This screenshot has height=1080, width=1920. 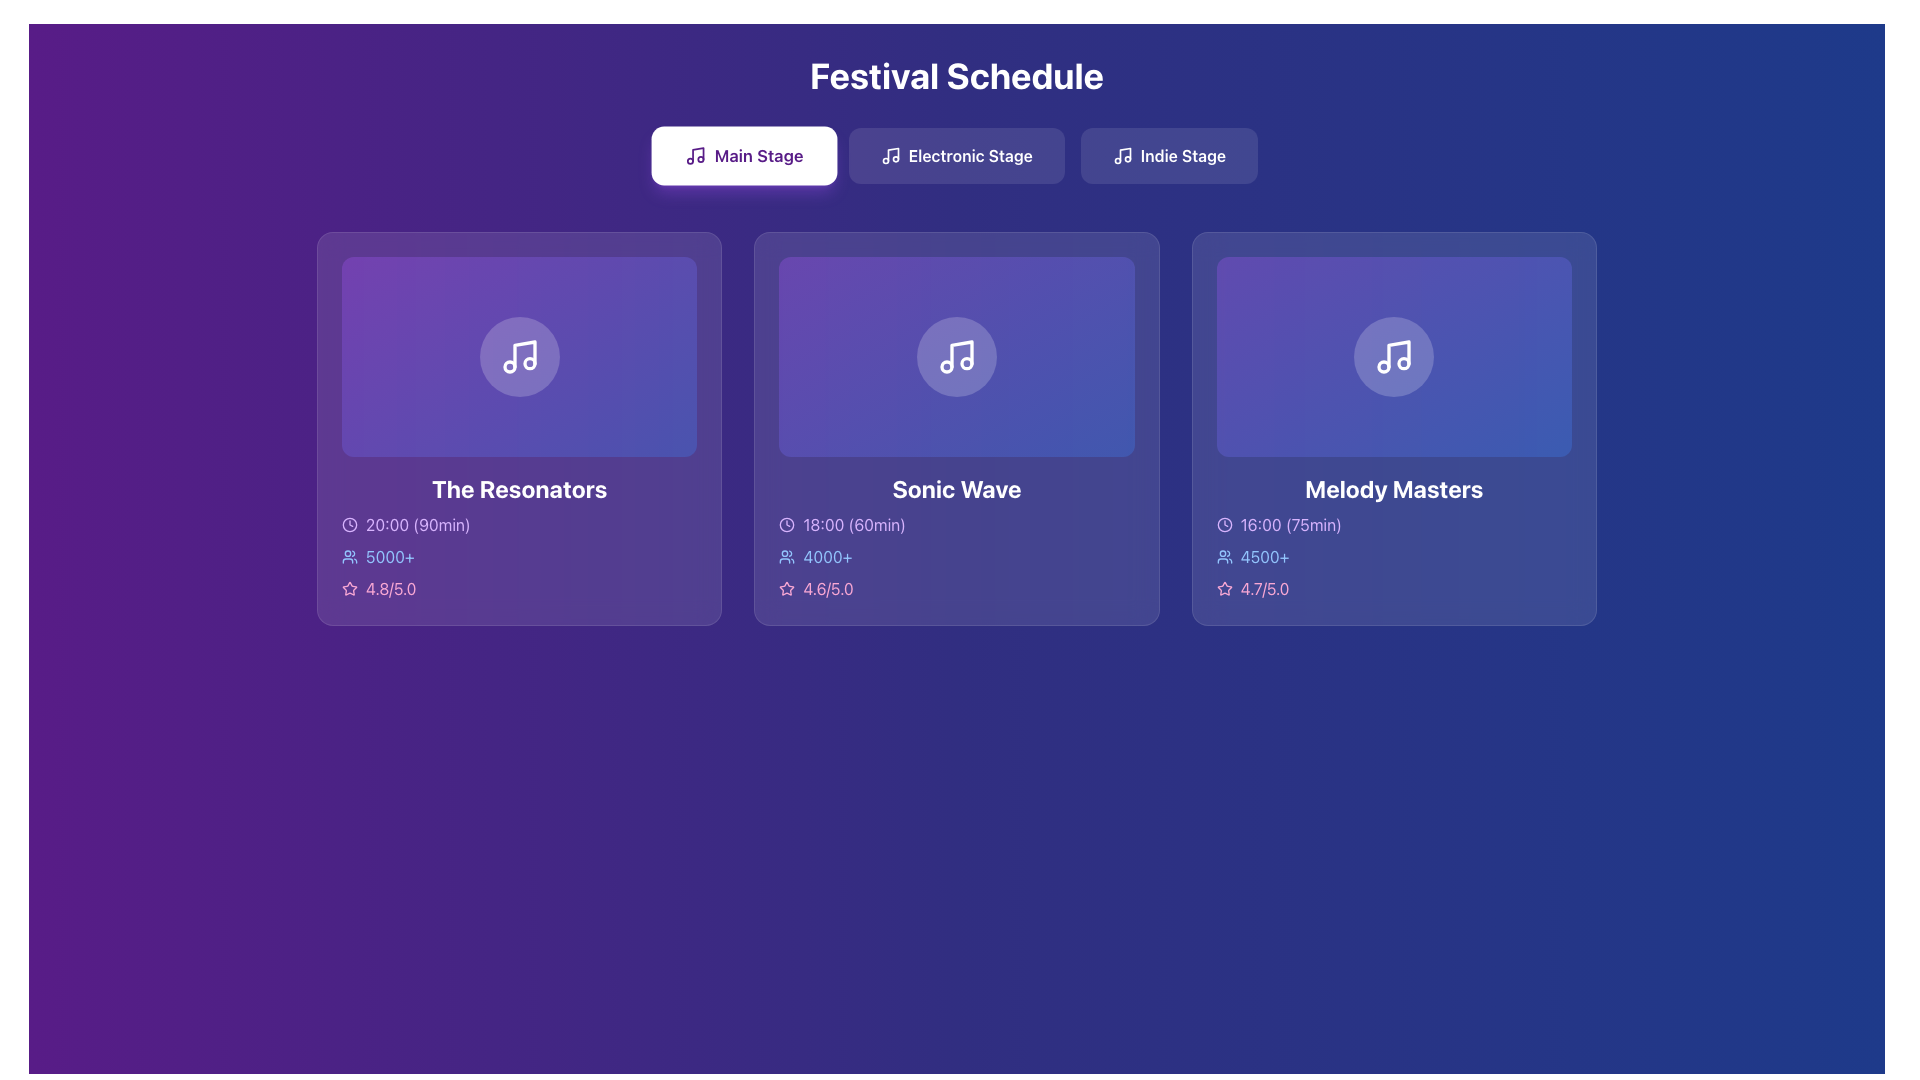 I want to click on the time indicator icon located to the left of the '16:00 (75min)' text in the 'Melody Masters' schedule section, so click(x=1223, y=523).